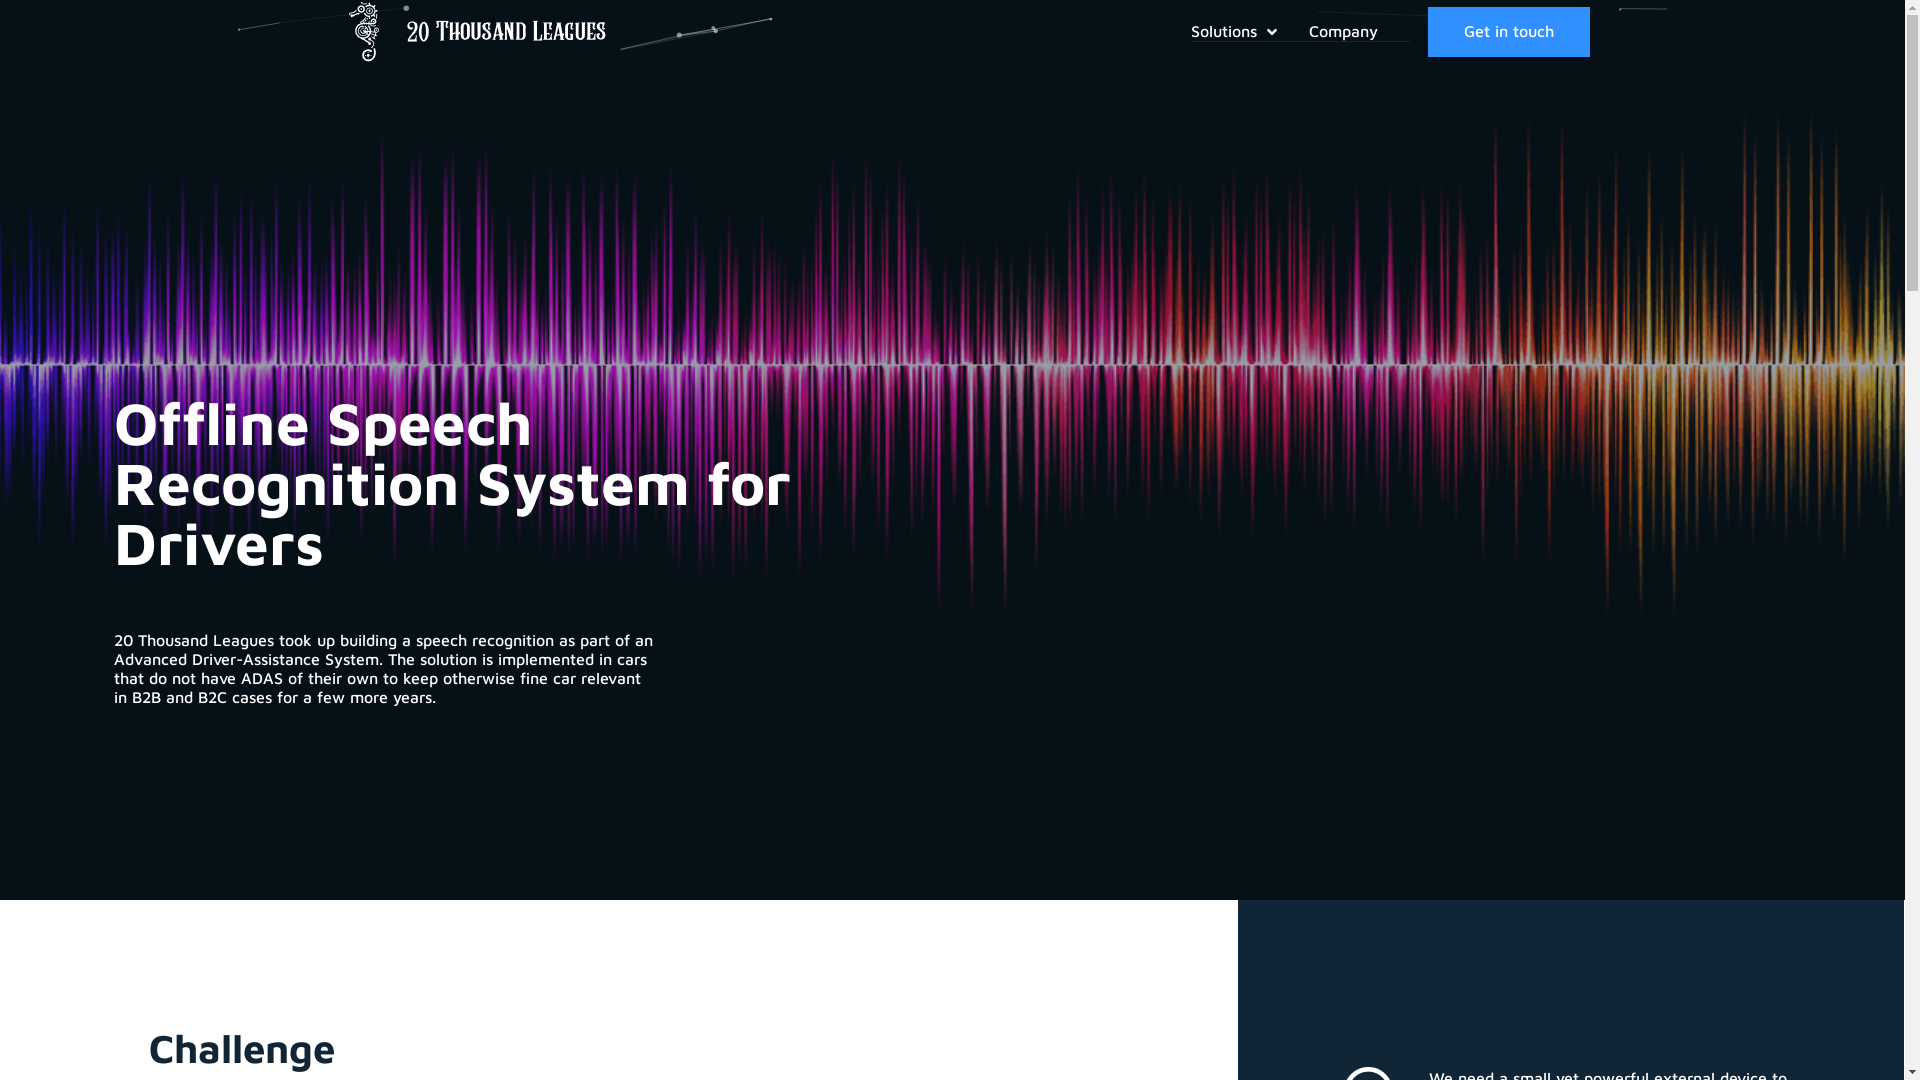 Image resolution: width=1920 pixels, height=1080 pixels. What do you see at coordinates (1248, 31) in the screenshot?
I see `'Solutions'` at bounding box center [1248, 31].